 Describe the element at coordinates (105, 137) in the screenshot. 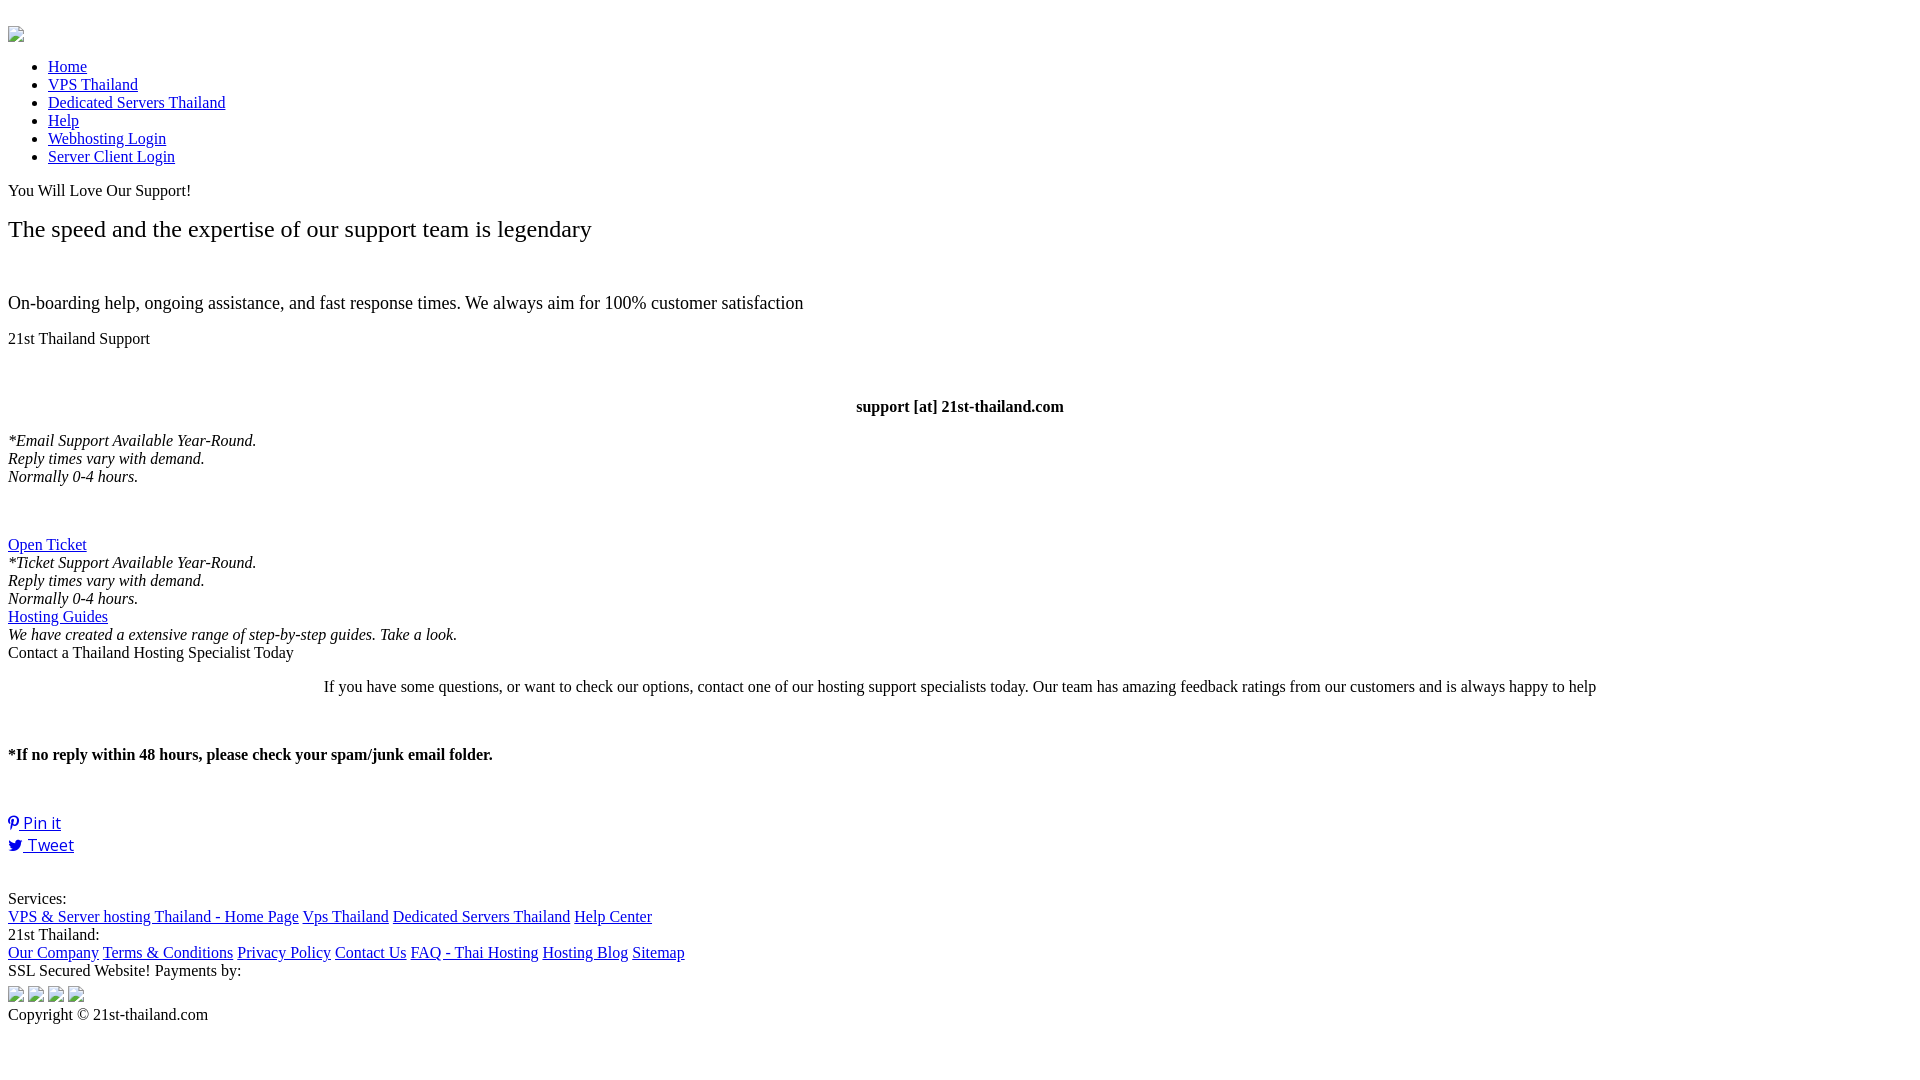

I see `'Webhosting Login'` at that location.